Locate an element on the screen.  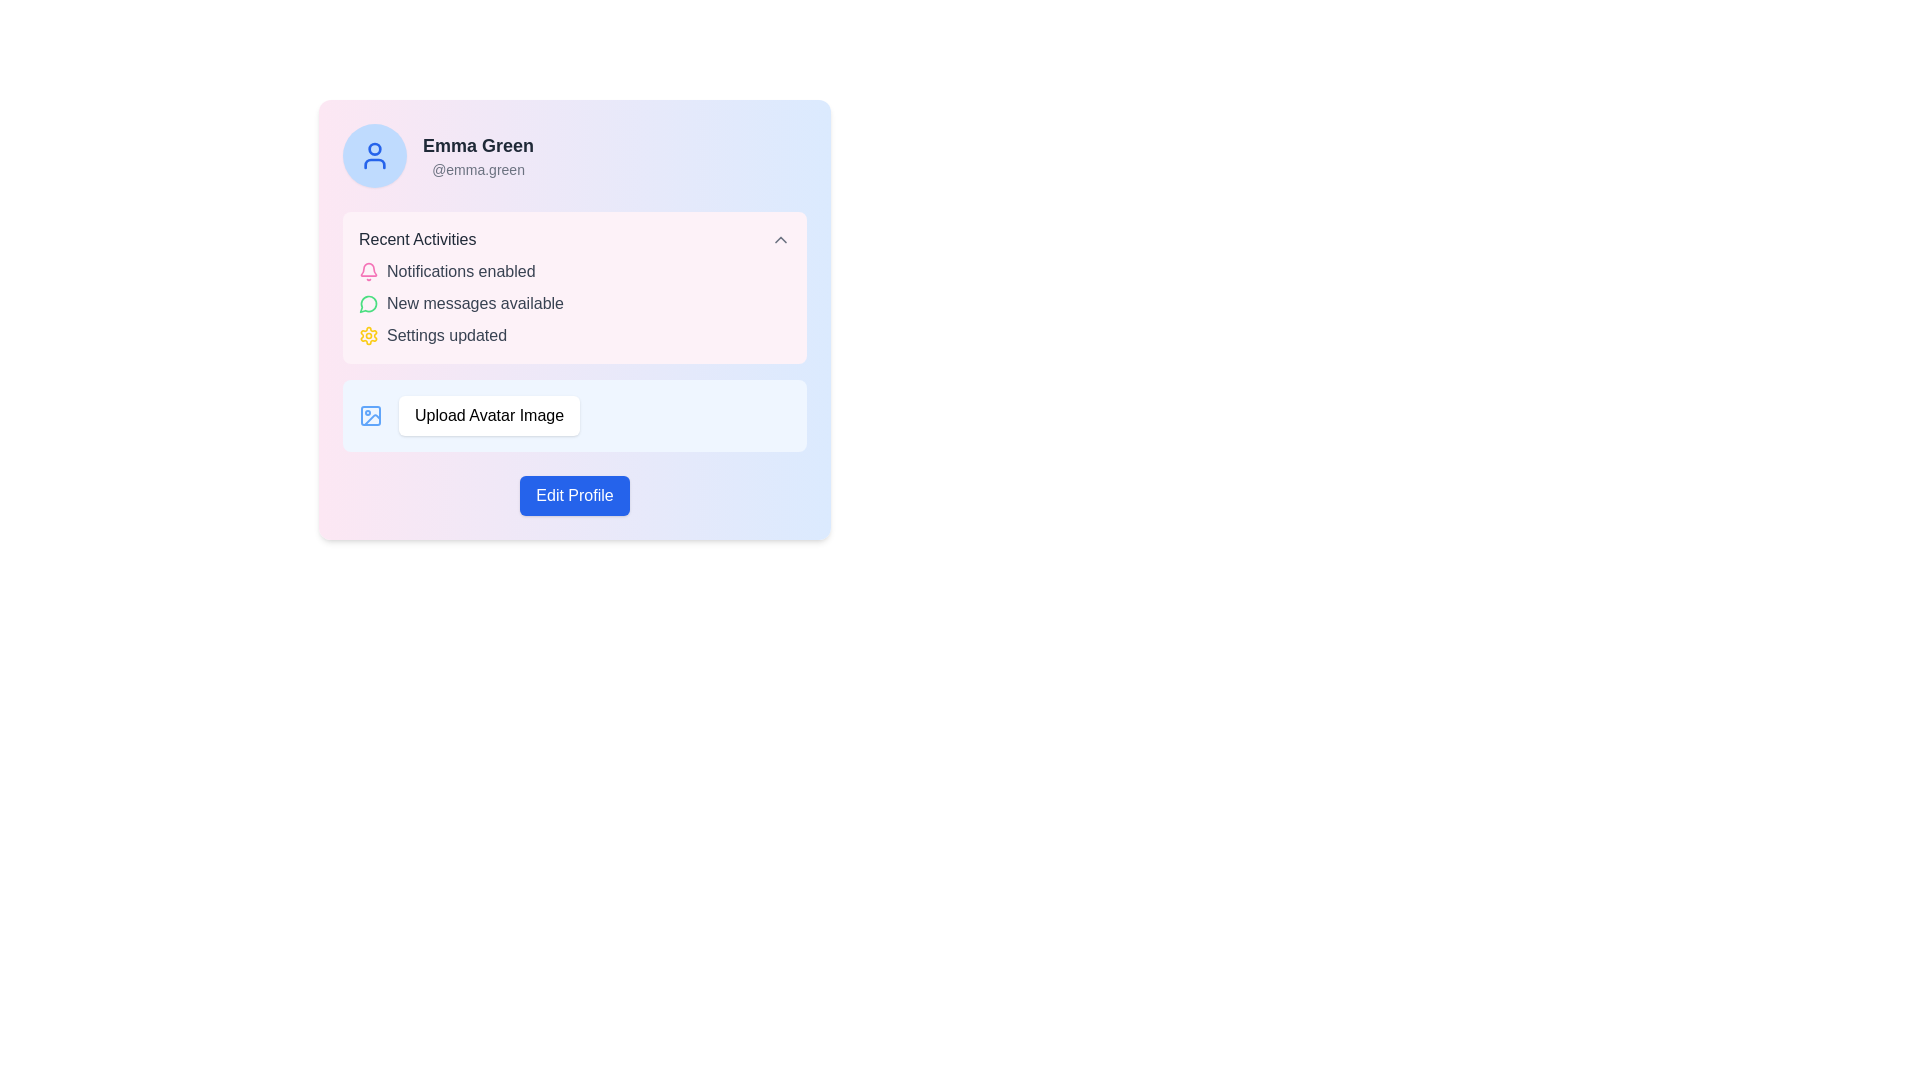
the user's profile avatar SVG icon located at the top-left corner of the profile card, which is above the 'Emma Green' and '@emma.green' text labels is located at coordinates (374, 154).